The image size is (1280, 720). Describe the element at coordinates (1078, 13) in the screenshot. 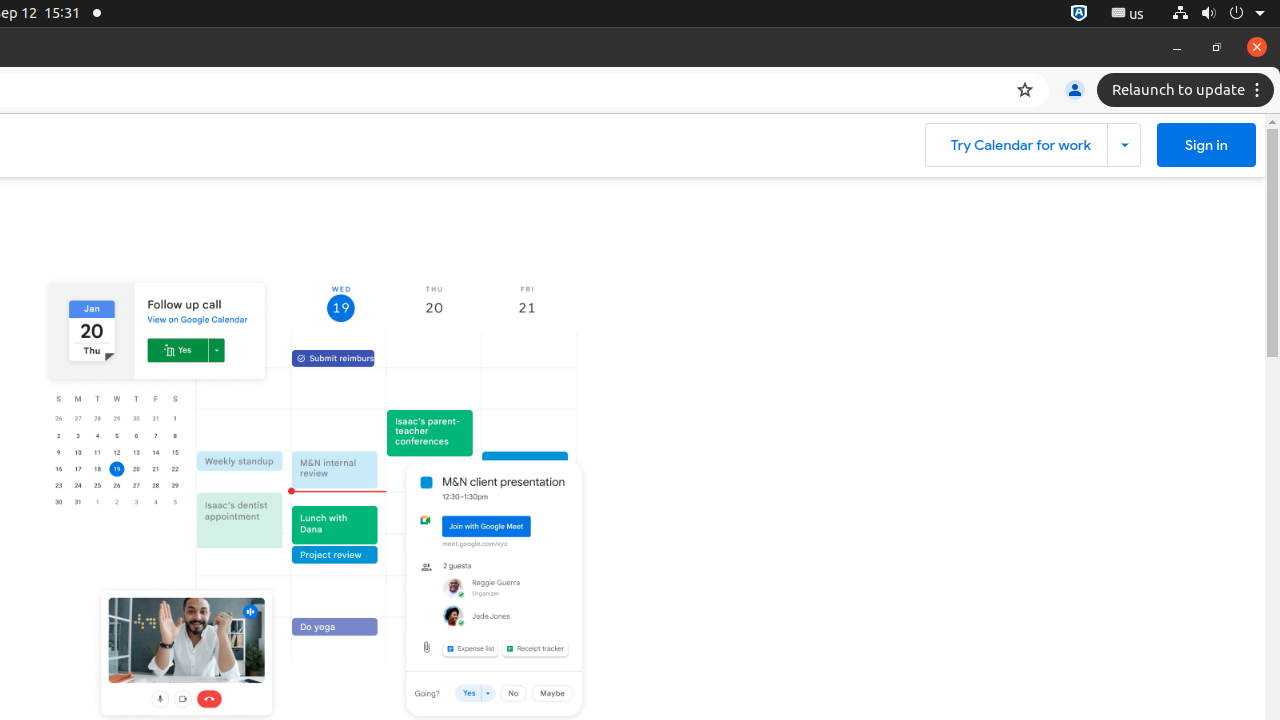

I see `':1.72/StatusNotifierItem'` at that location.